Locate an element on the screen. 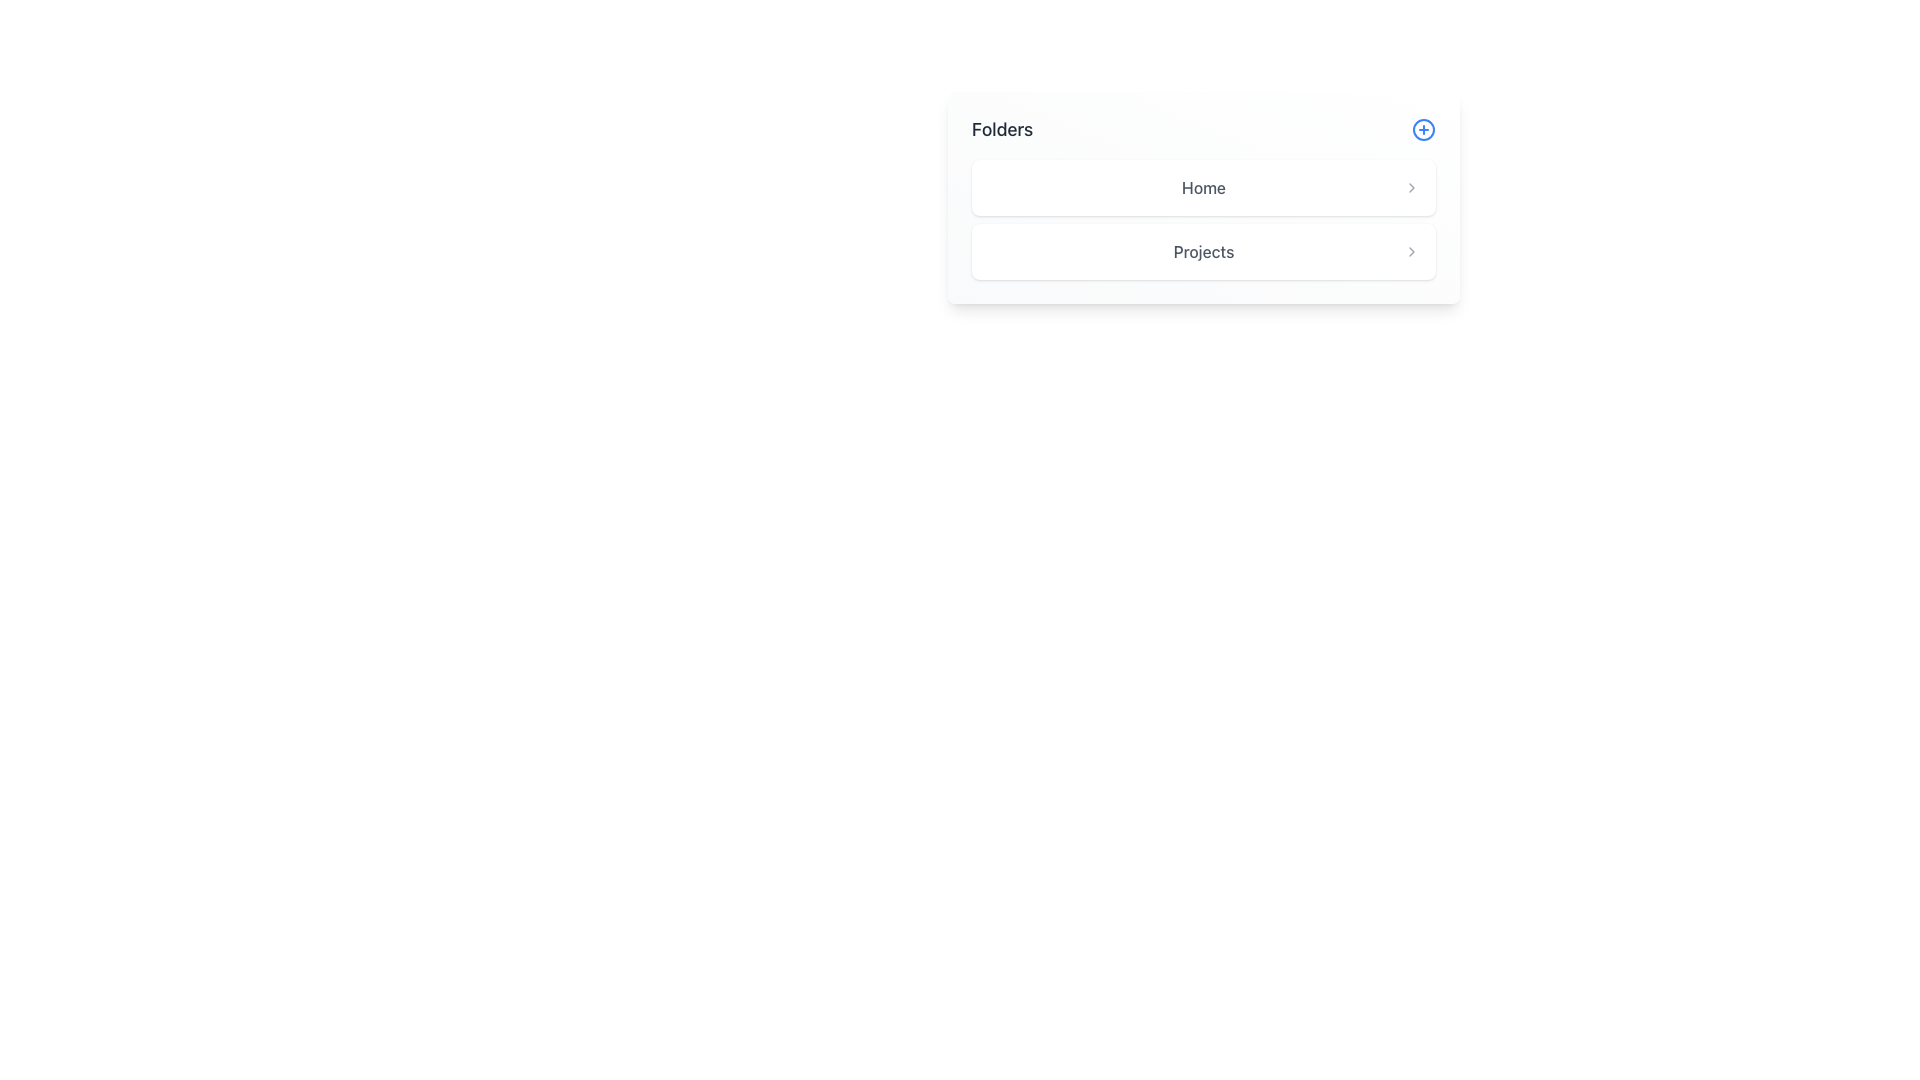 This screenshot has width=1920, height=1080. the inner circle of the plus icon button located in the upper-right corner of the 'Folders' section is located at coordinates (1423, 130).